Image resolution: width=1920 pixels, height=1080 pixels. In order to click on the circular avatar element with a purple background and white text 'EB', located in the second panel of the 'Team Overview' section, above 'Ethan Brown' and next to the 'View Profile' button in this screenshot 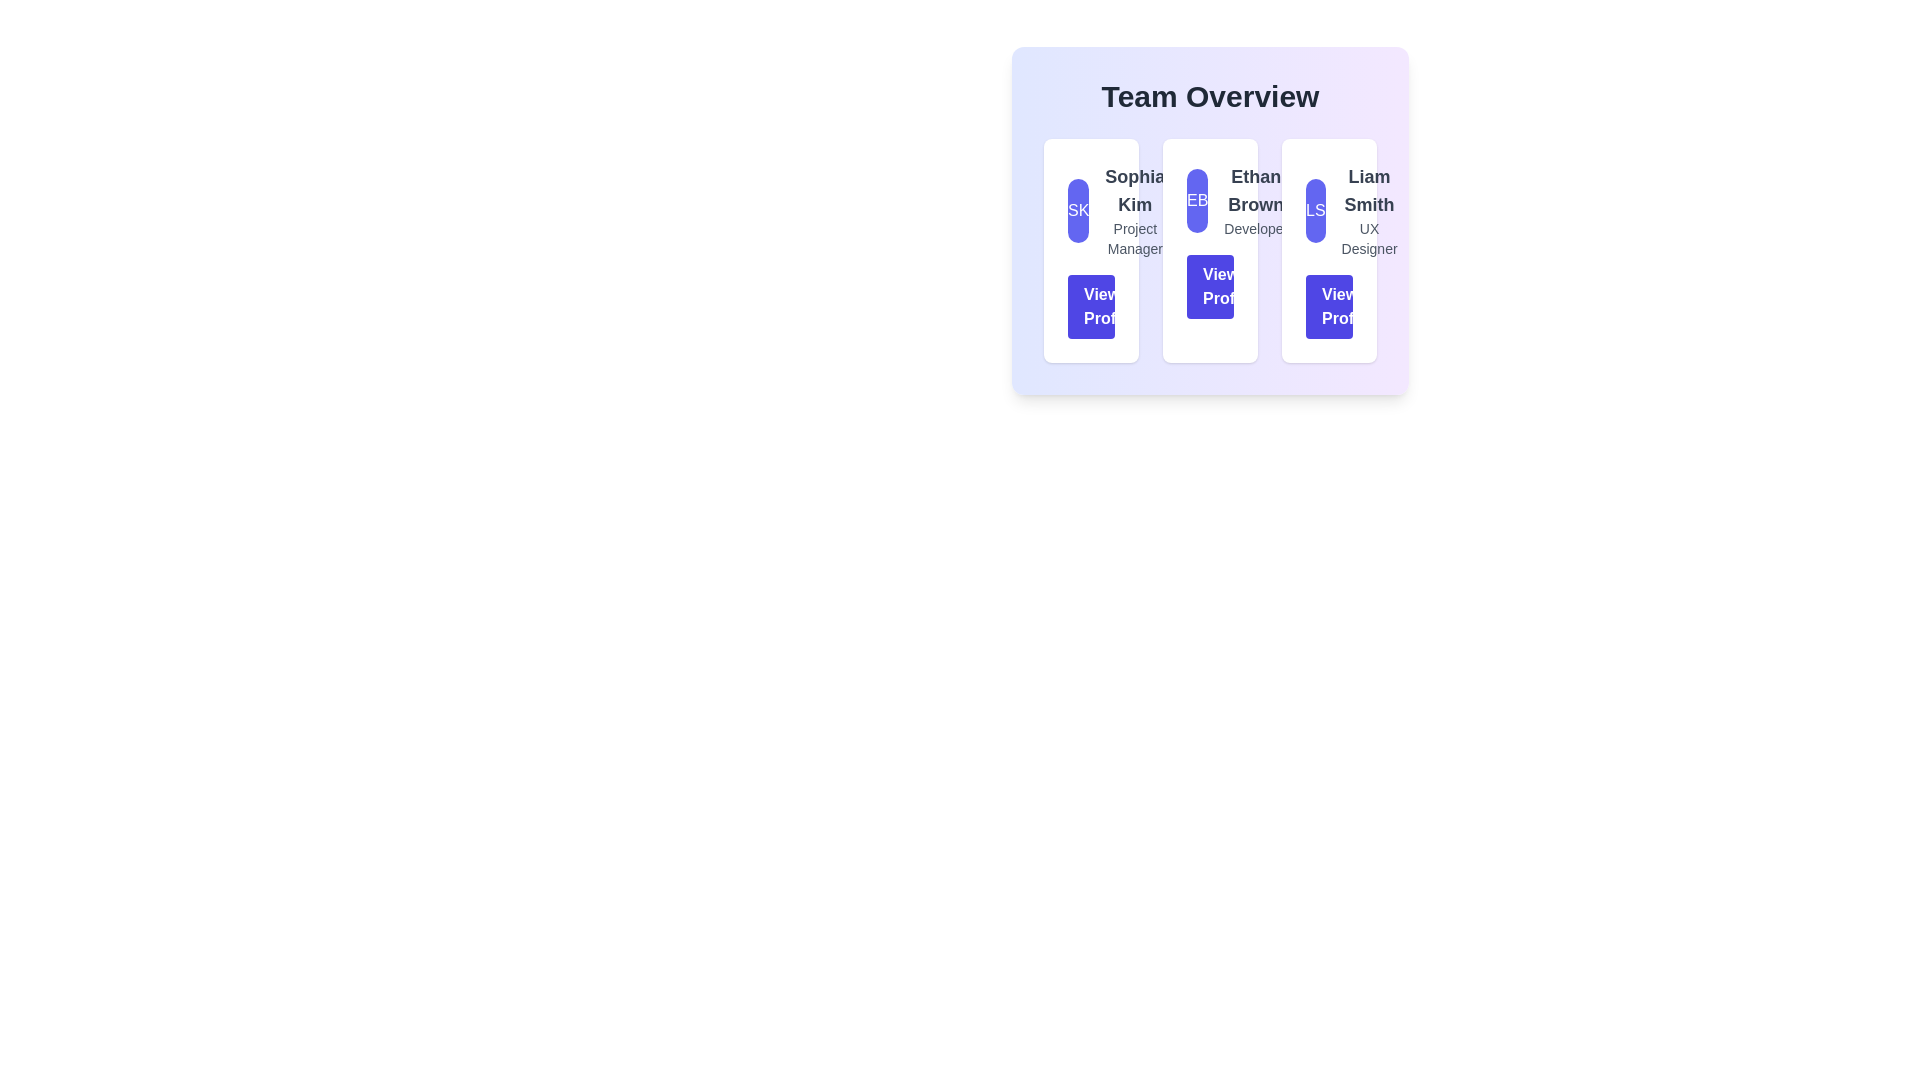, I will do `click(1197, 200)`.